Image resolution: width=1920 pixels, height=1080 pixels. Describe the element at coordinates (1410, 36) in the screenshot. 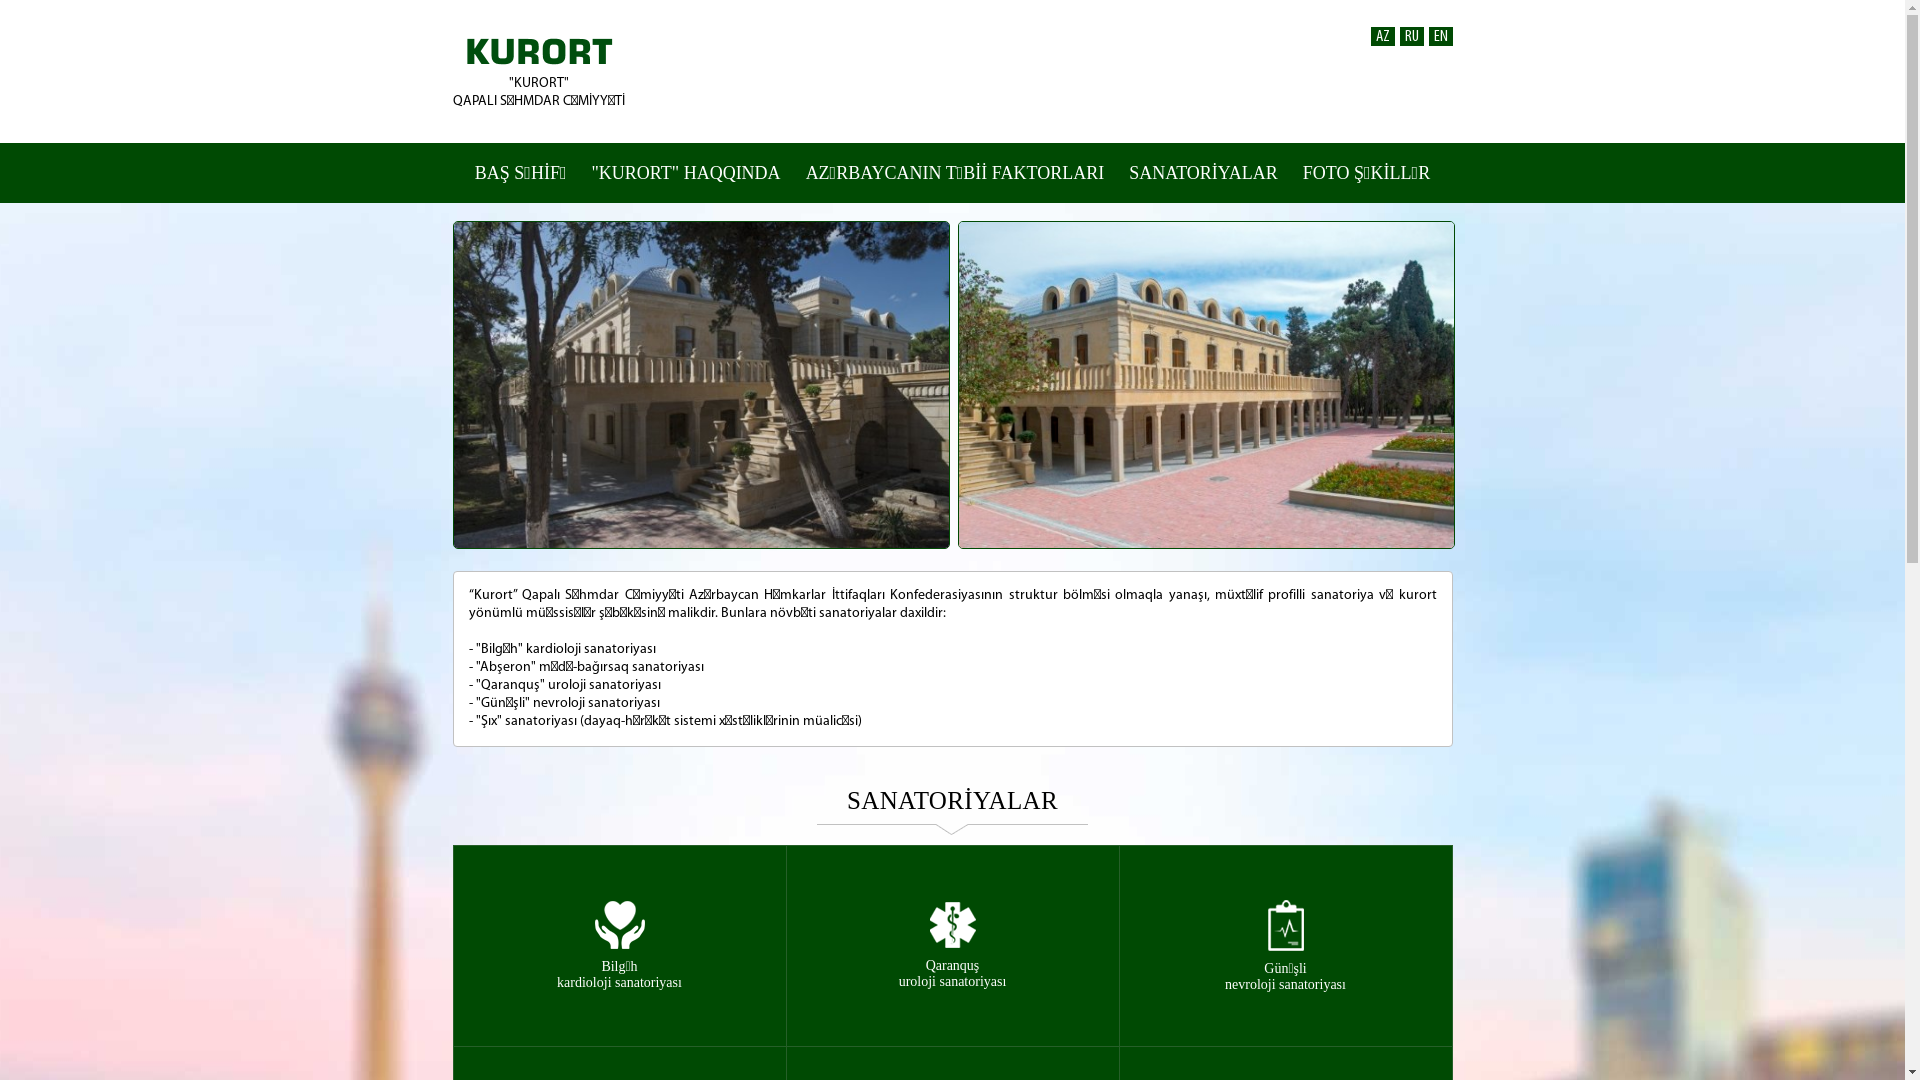

I see `'RU'` at that location.